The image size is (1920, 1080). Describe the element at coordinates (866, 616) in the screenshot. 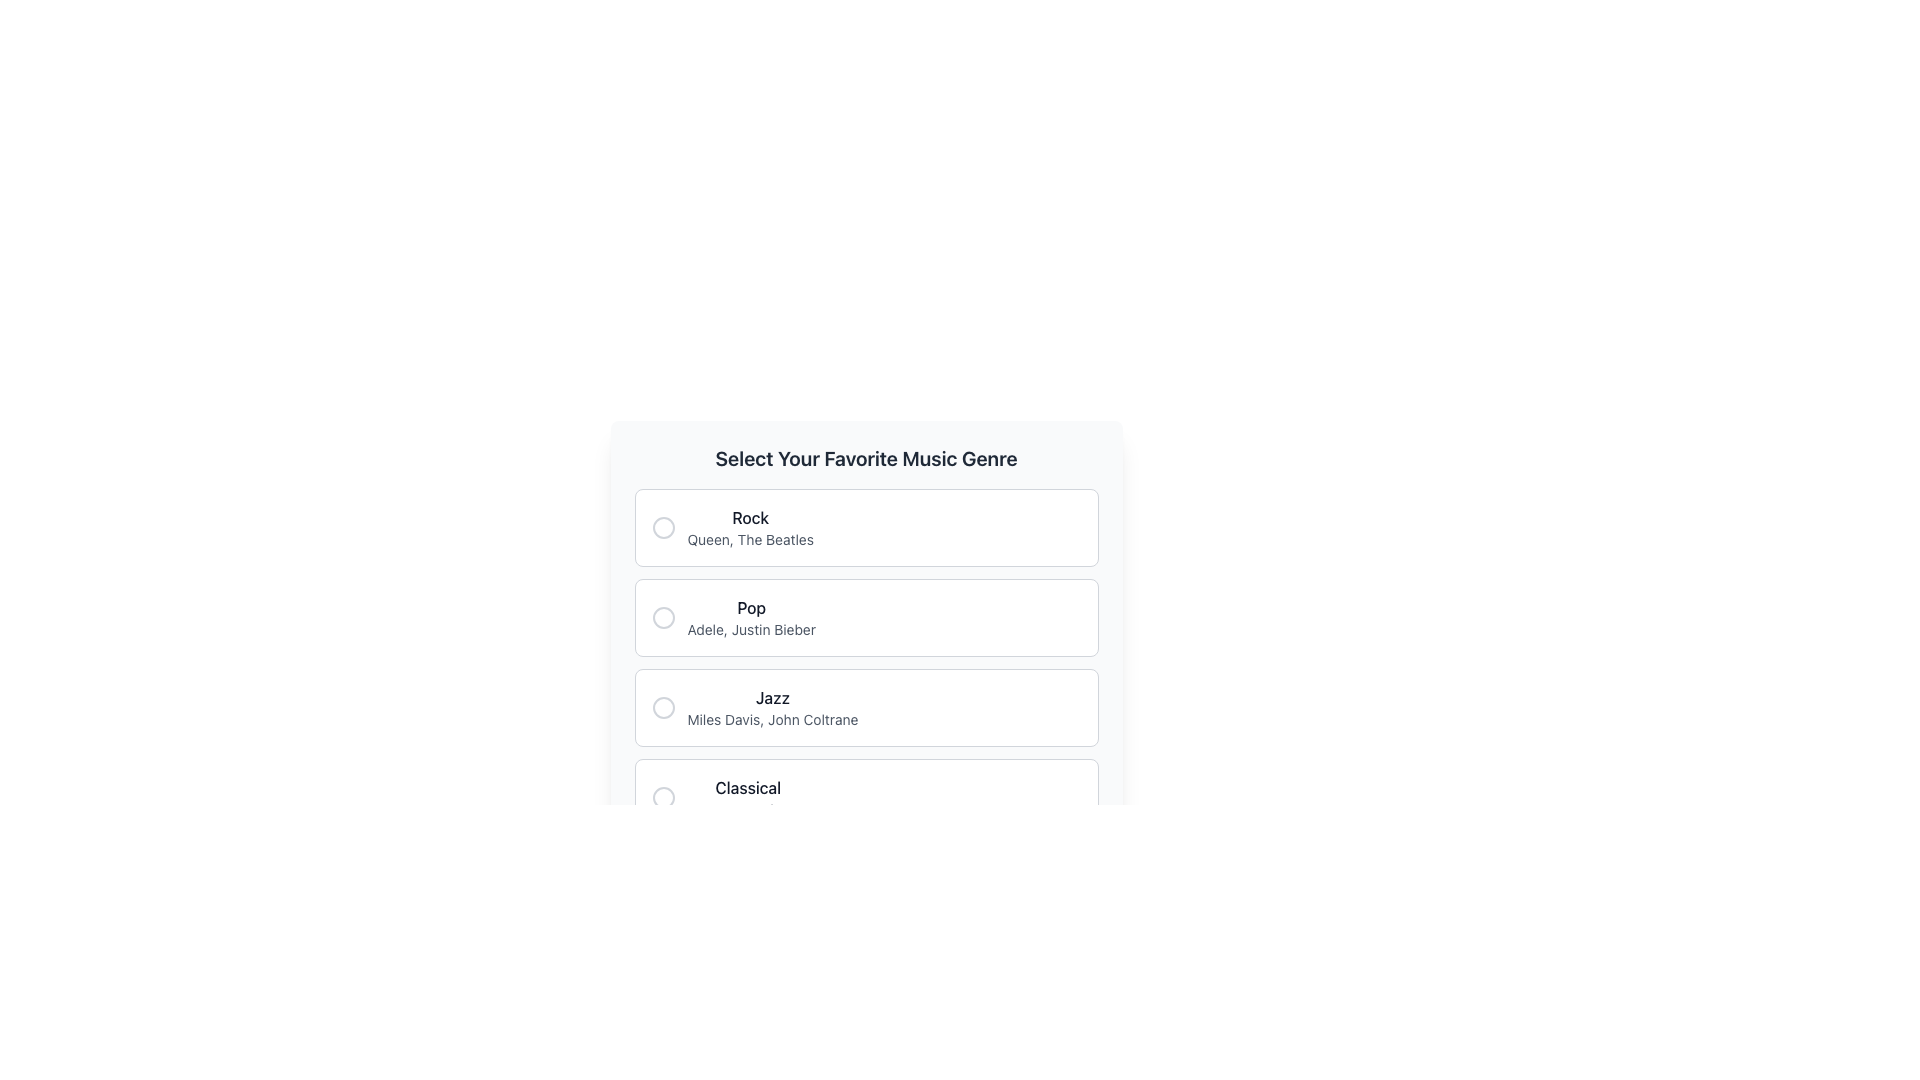

I see `the second radio button labeled 'Pop' which is part of a vertically stacked selection list for keyboard interaction` at that location.